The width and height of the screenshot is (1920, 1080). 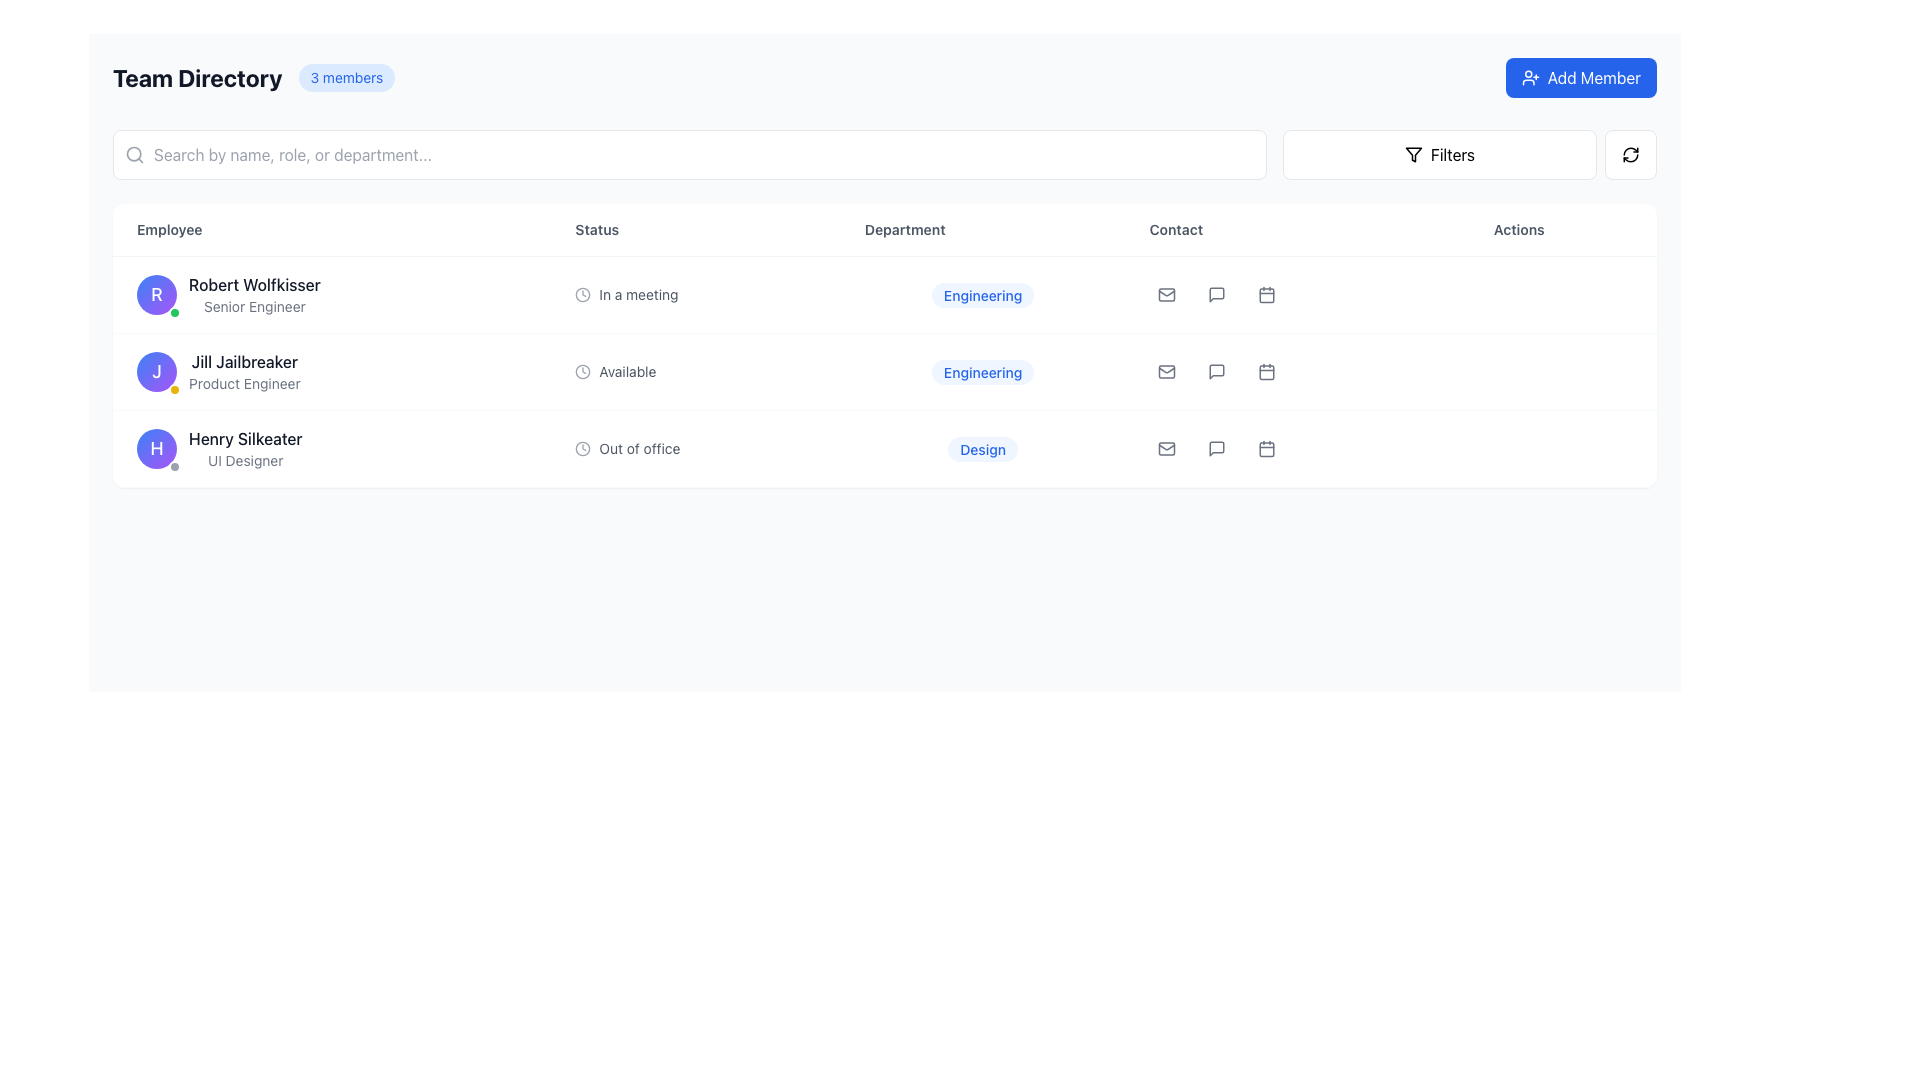 I want to click on the interactive SVG button in the third row of the 'Team Directory' table under the 'Actions' column, so click(x=1265, y=372).